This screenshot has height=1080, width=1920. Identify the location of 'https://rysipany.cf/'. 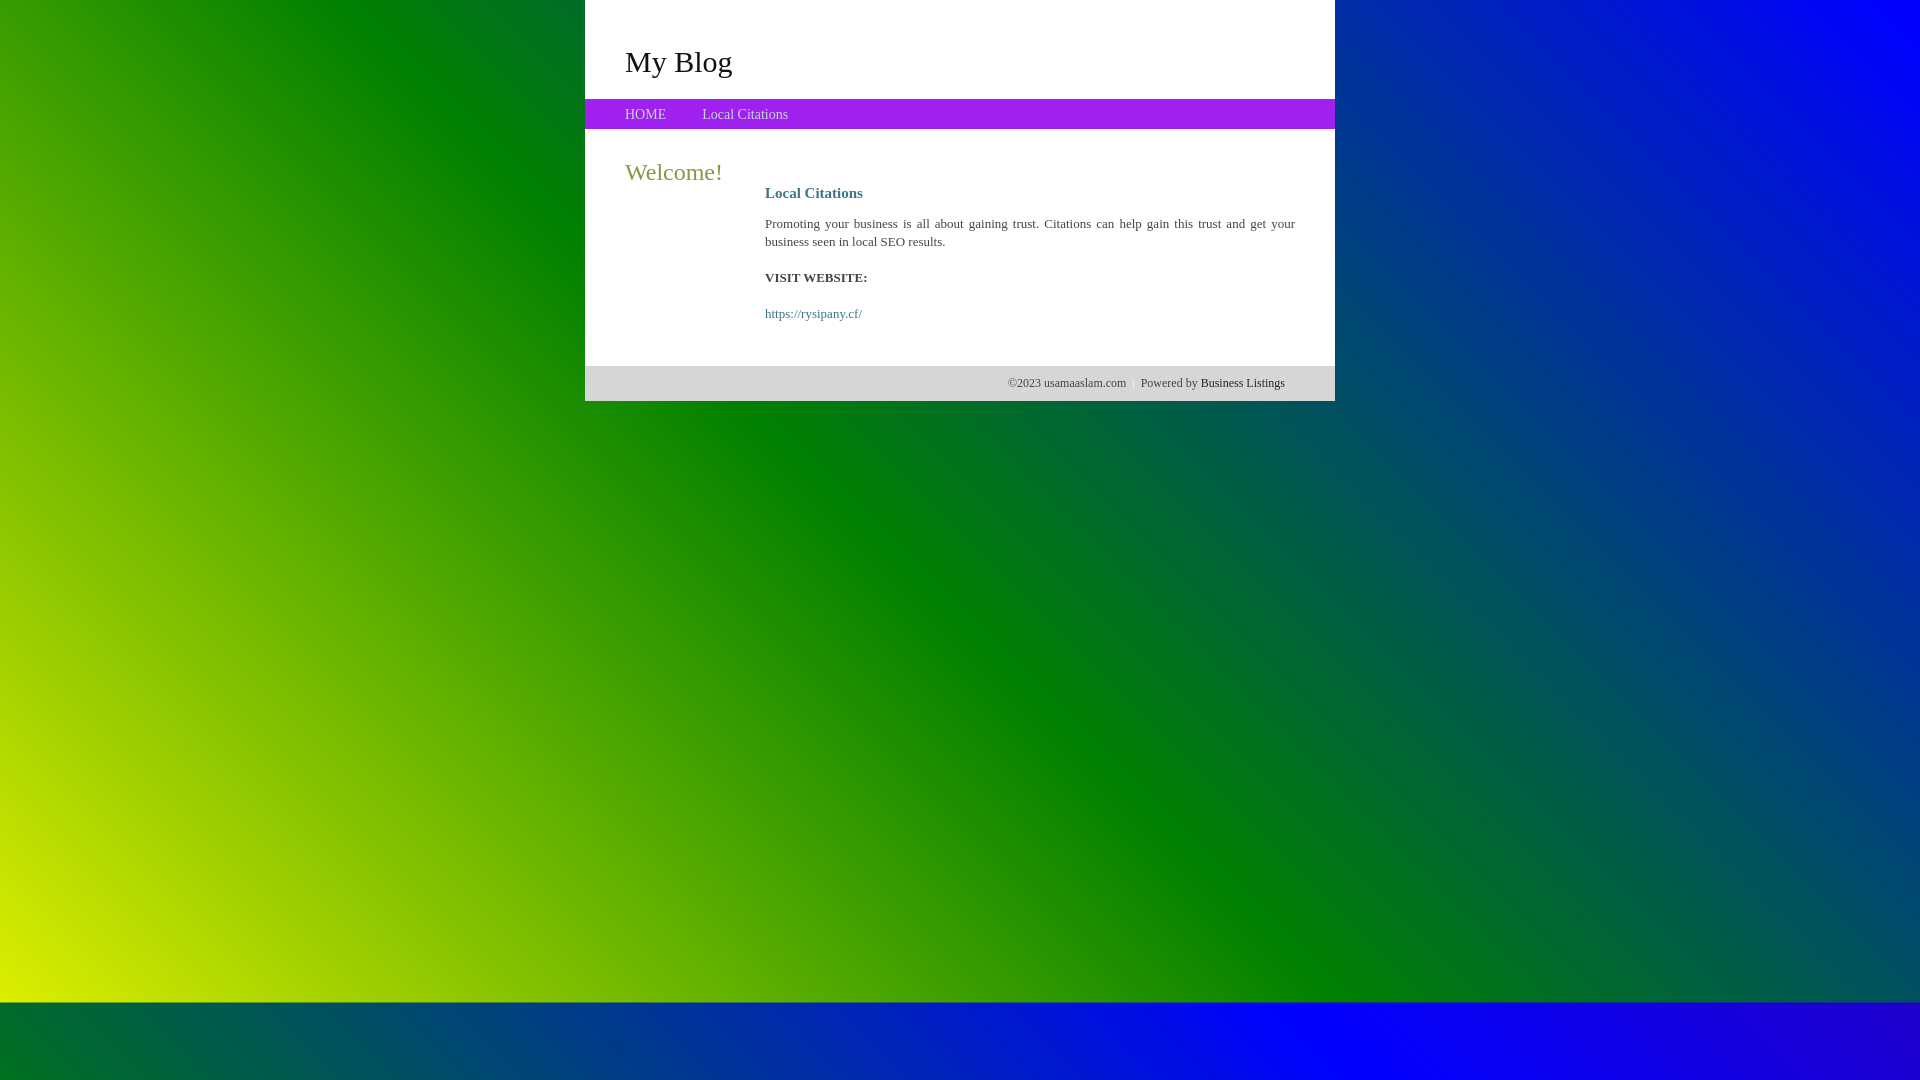
(813, 313).